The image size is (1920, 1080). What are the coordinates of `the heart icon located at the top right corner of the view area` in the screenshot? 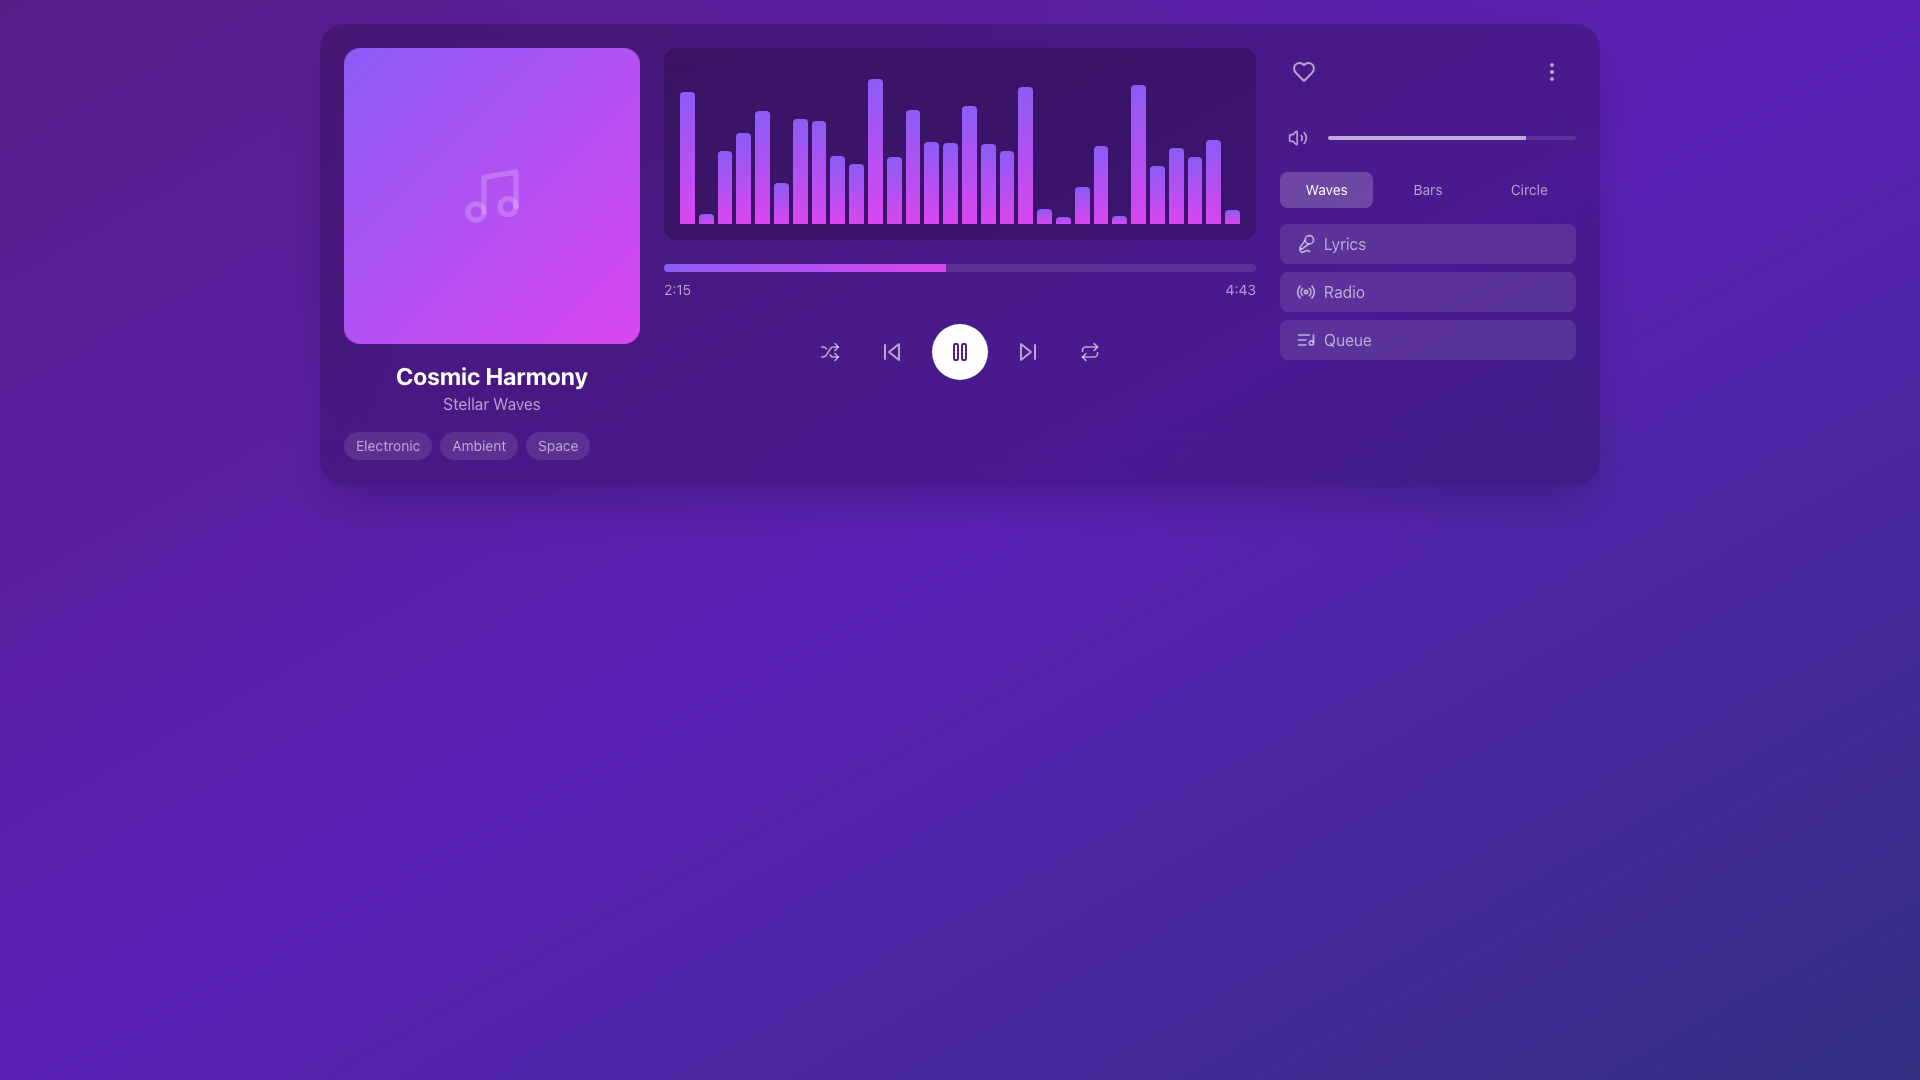 It's located at (1304, 71).